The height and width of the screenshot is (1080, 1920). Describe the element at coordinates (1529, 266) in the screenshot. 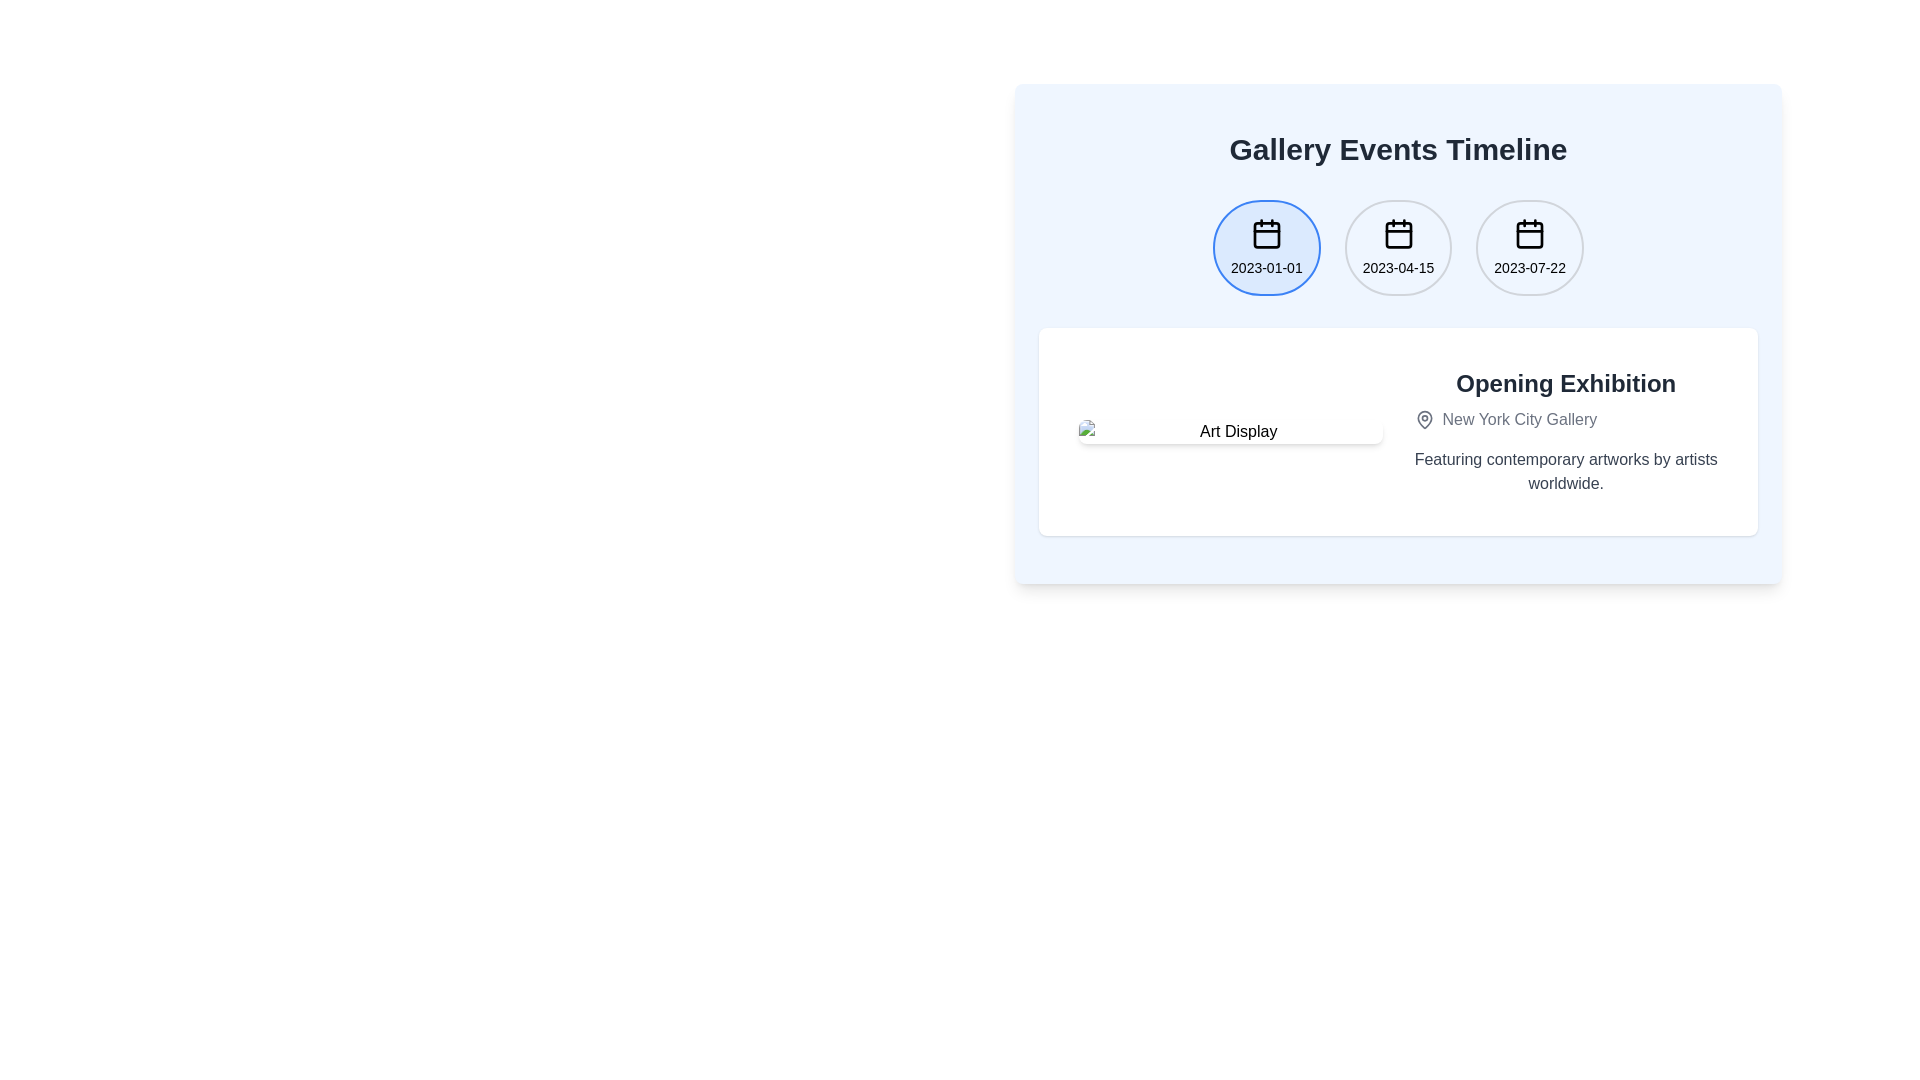

I see `displayed date from the Text label indicating the last date in a horizontal sequence of three date elements, located in the top-right corner of the timeline section` at that location.